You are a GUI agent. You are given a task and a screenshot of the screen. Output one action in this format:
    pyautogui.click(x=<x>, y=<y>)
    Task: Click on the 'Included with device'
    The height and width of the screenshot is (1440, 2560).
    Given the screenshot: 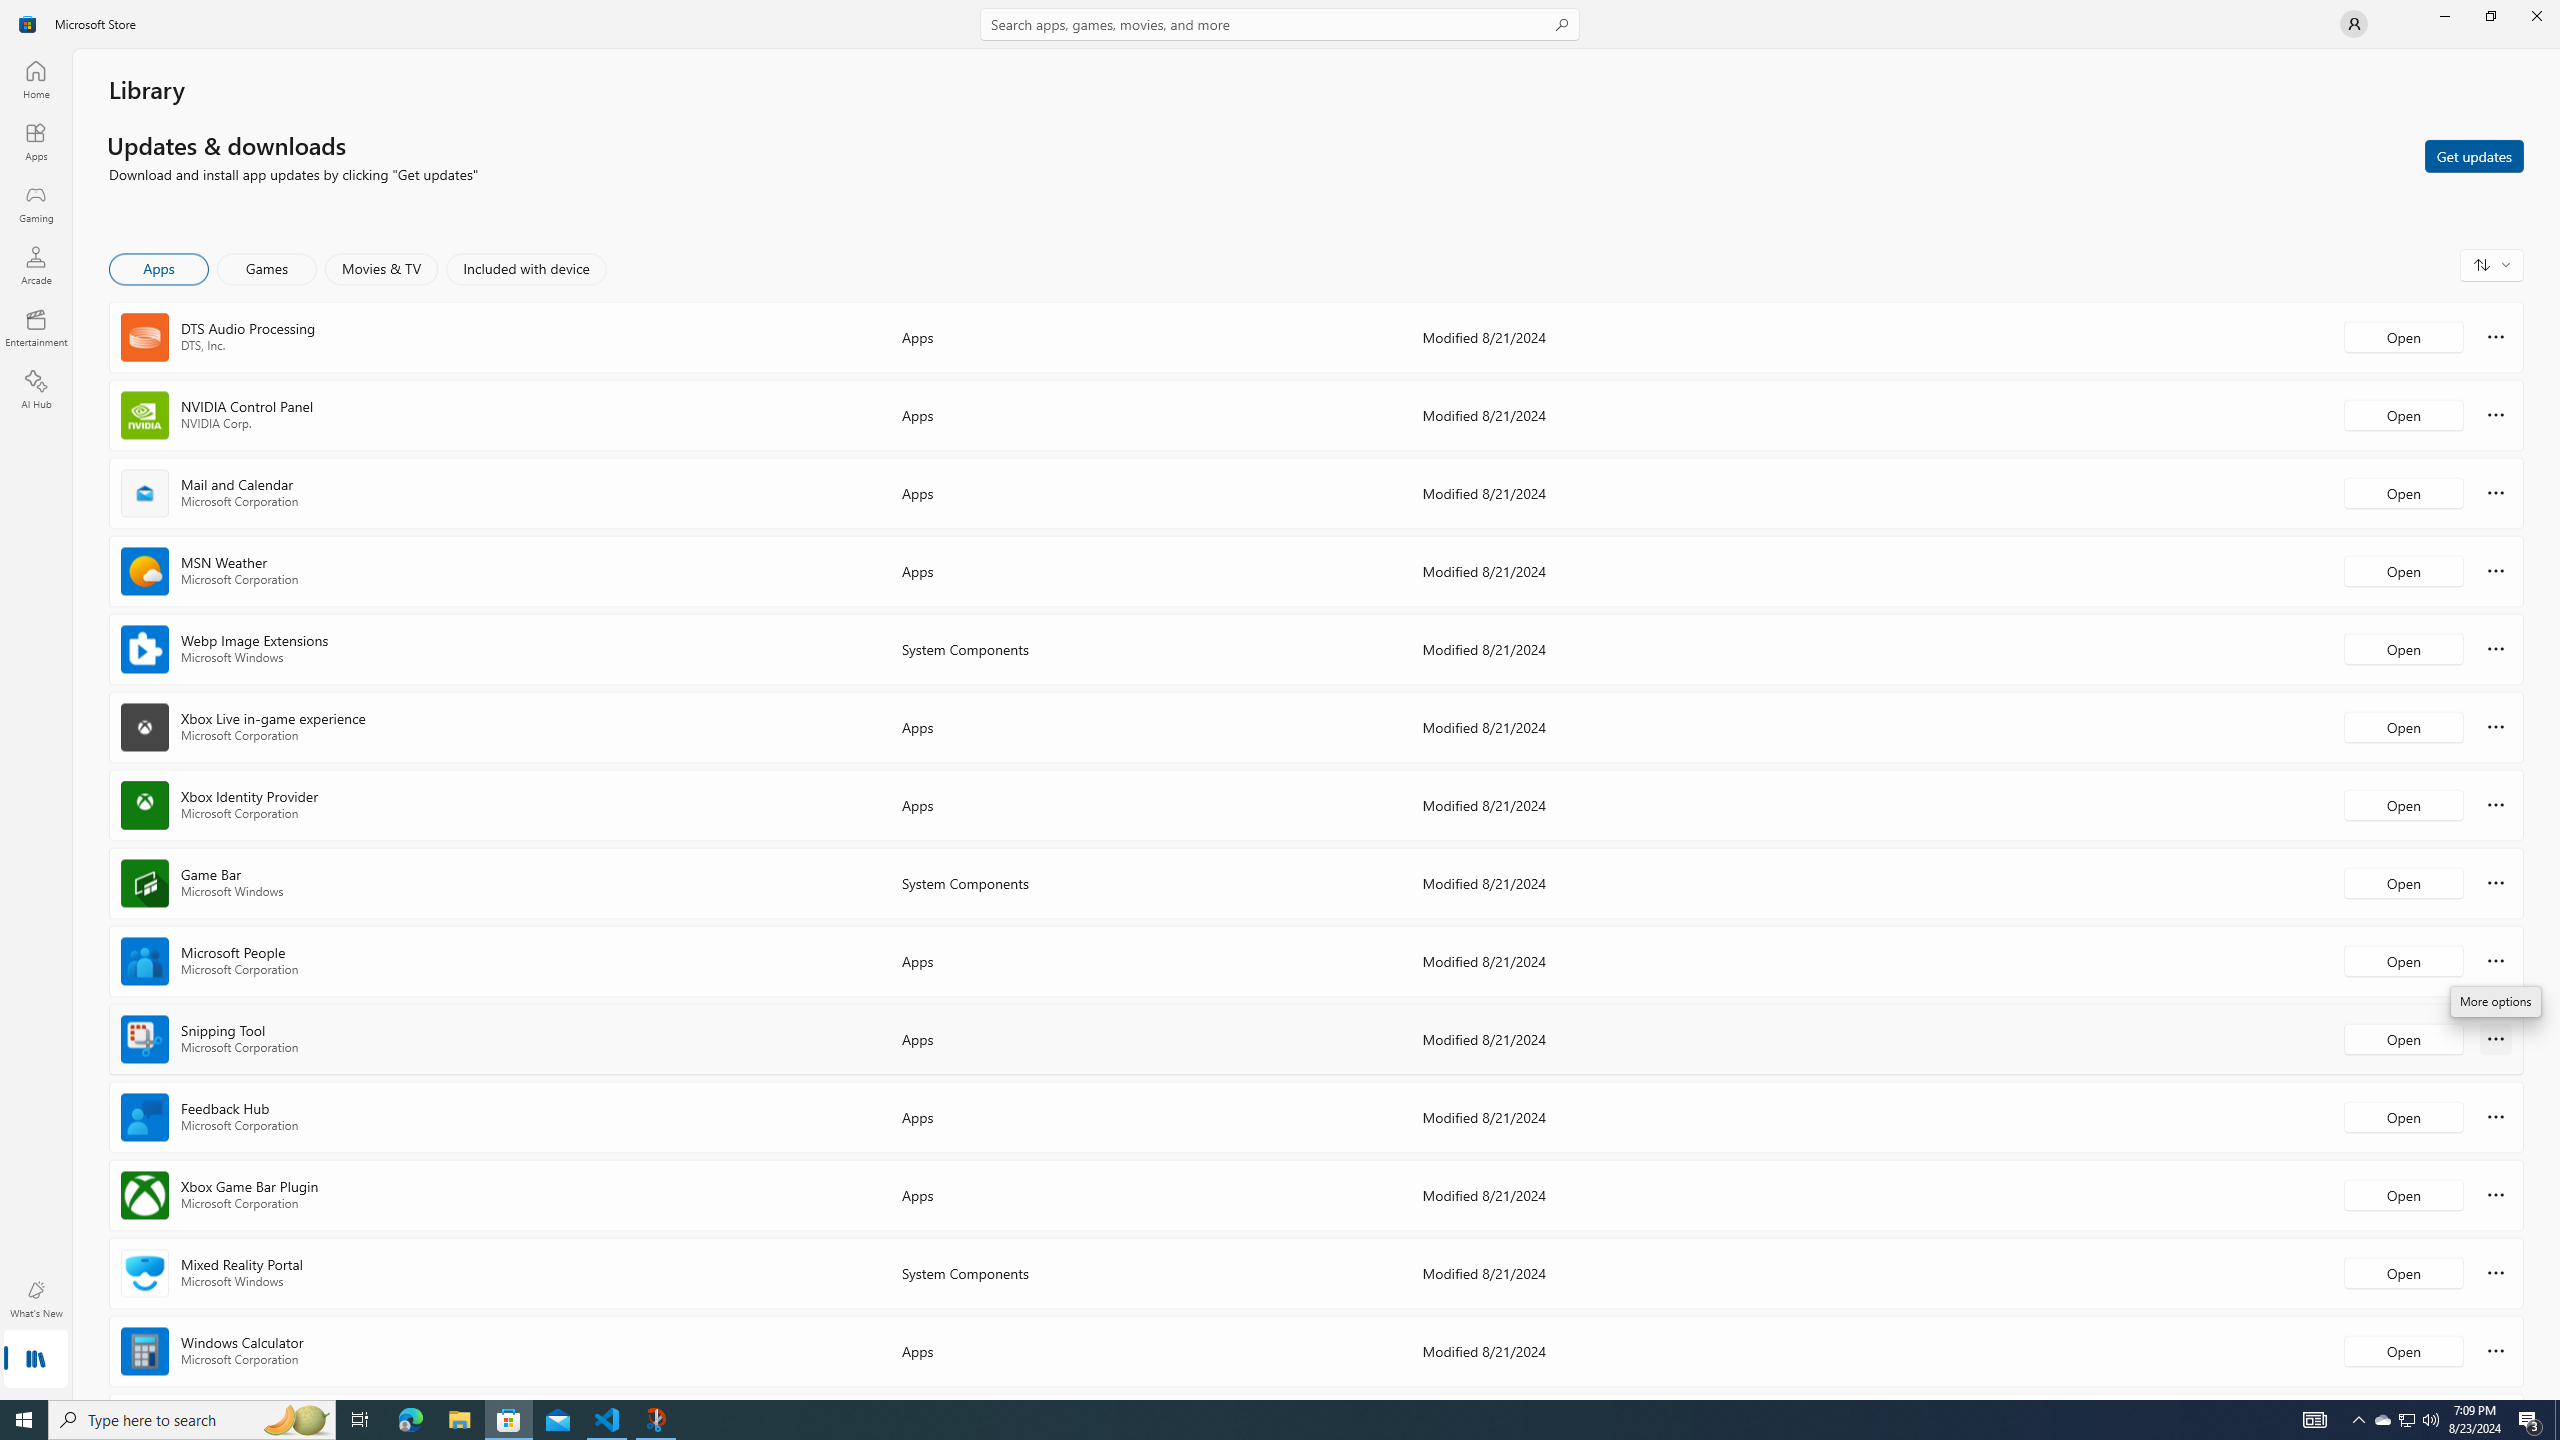 What is the action you would take?
    pyautogui.click(x=525, y=268)
    